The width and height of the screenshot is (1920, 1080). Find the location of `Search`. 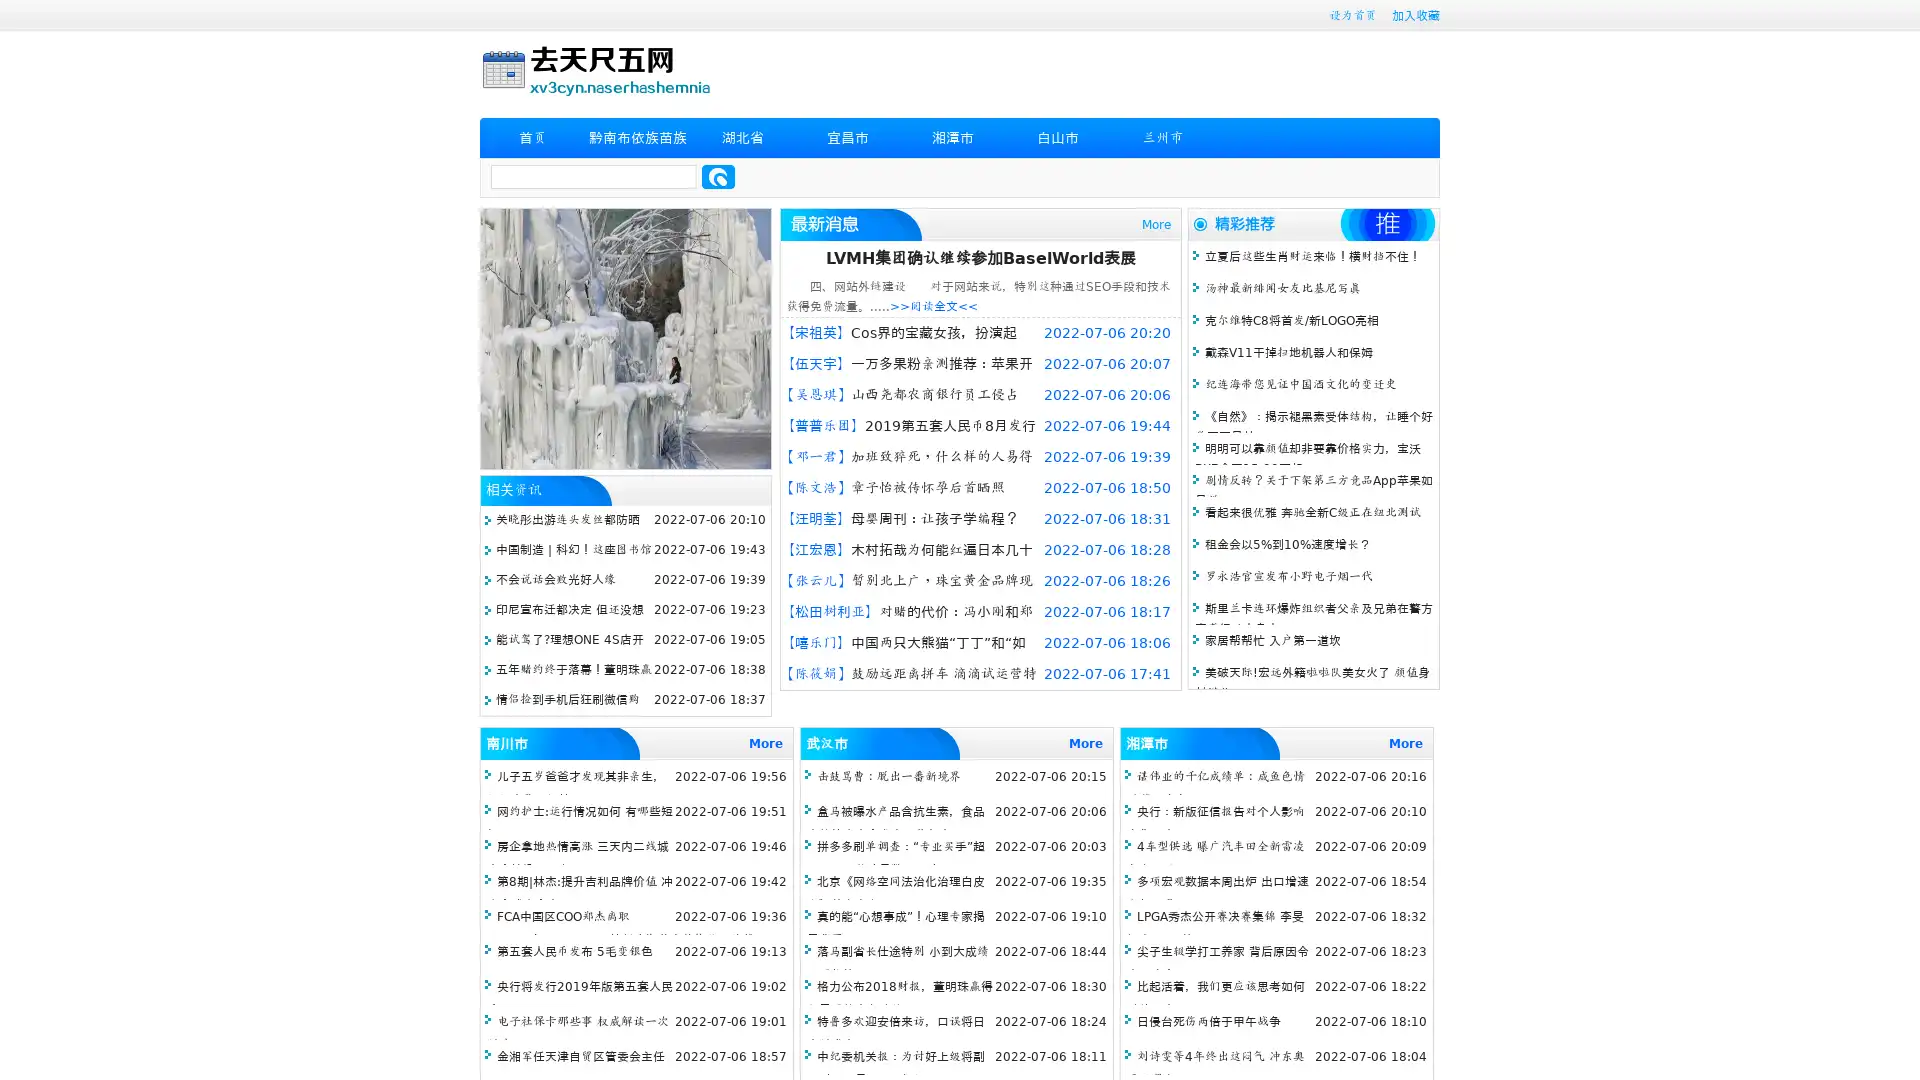

Search is located at coordinates (718, 176).